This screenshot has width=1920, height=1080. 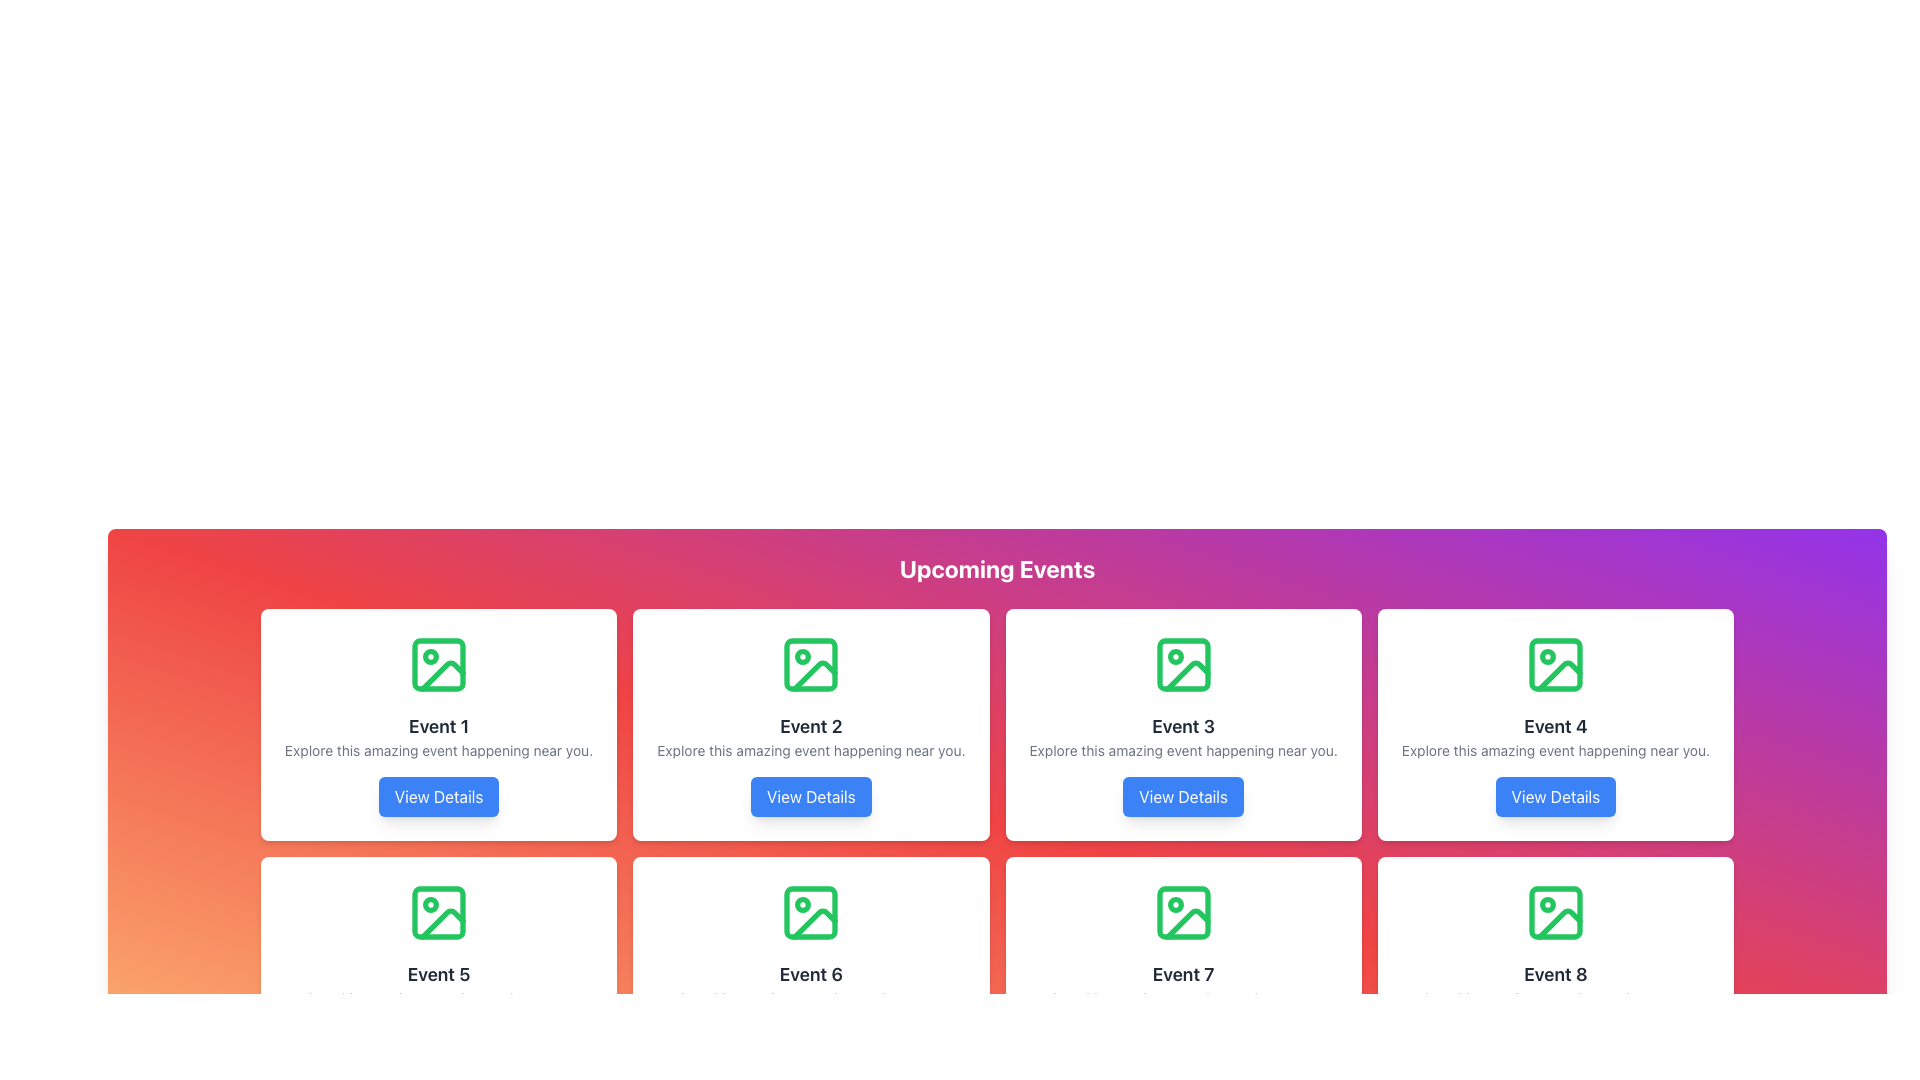 What do you see at coordinates (1554, 751) in the screenshot?
I see `the text block containing 'Explore this amazing event happening near you.' located below the title 'Event 4' and above the button 'View Details' in the fourth card of the grid layout` at bounding box center [1554, 751].